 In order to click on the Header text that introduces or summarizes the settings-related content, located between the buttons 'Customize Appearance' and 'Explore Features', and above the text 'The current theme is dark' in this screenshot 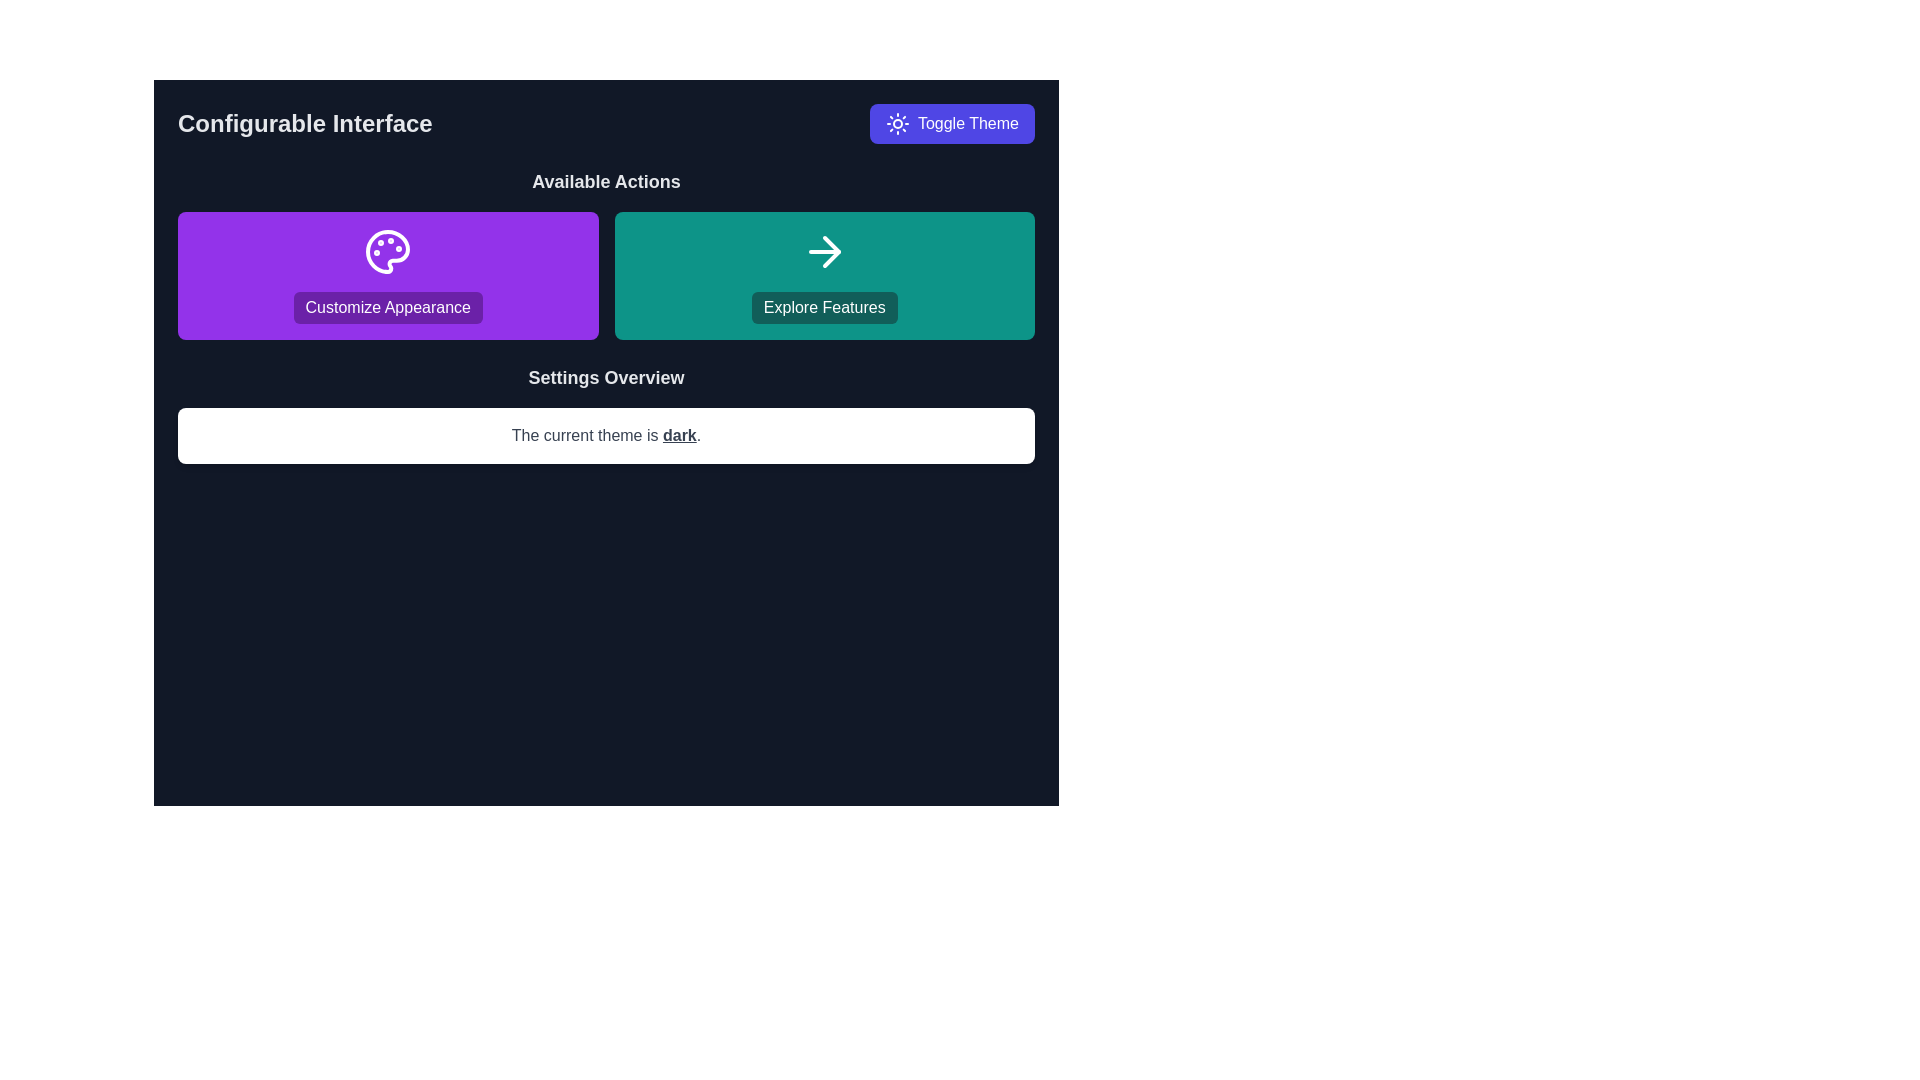, I will do `click(605, 378)`.